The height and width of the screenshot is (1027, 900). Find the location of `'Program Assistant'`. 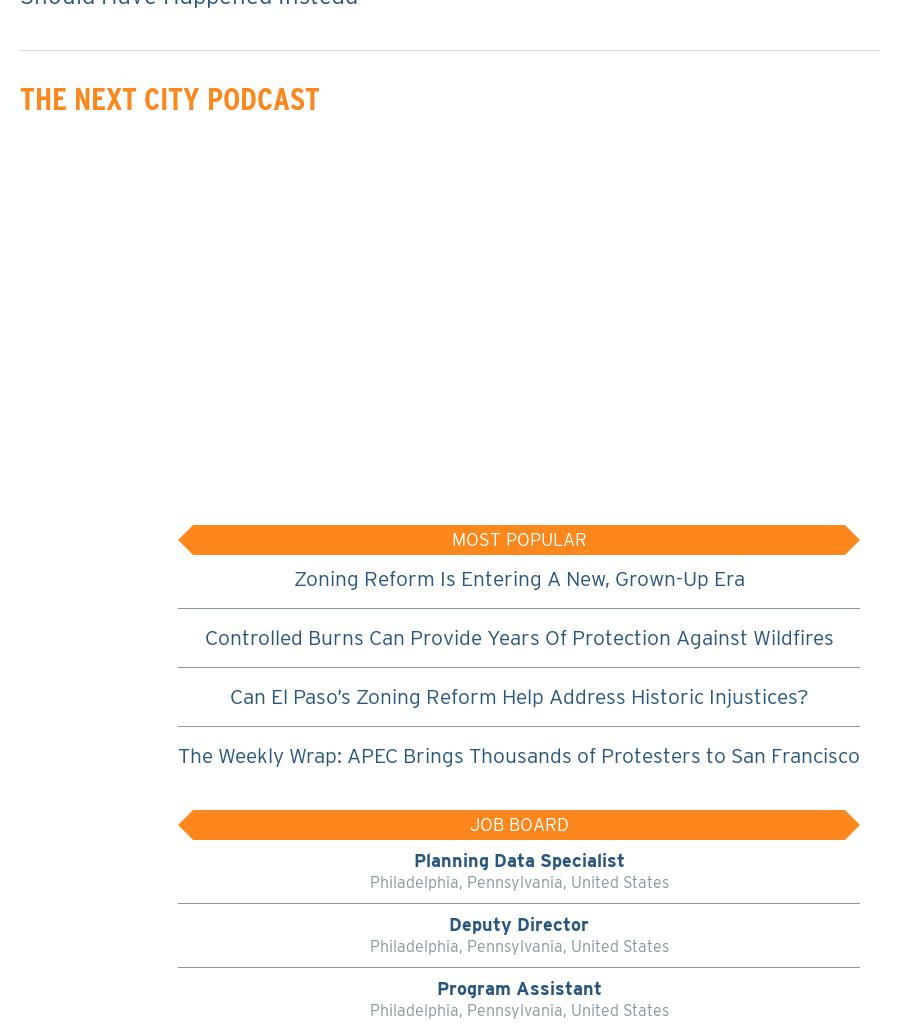

'Program Assistant' is located at coordinates (517, 987).